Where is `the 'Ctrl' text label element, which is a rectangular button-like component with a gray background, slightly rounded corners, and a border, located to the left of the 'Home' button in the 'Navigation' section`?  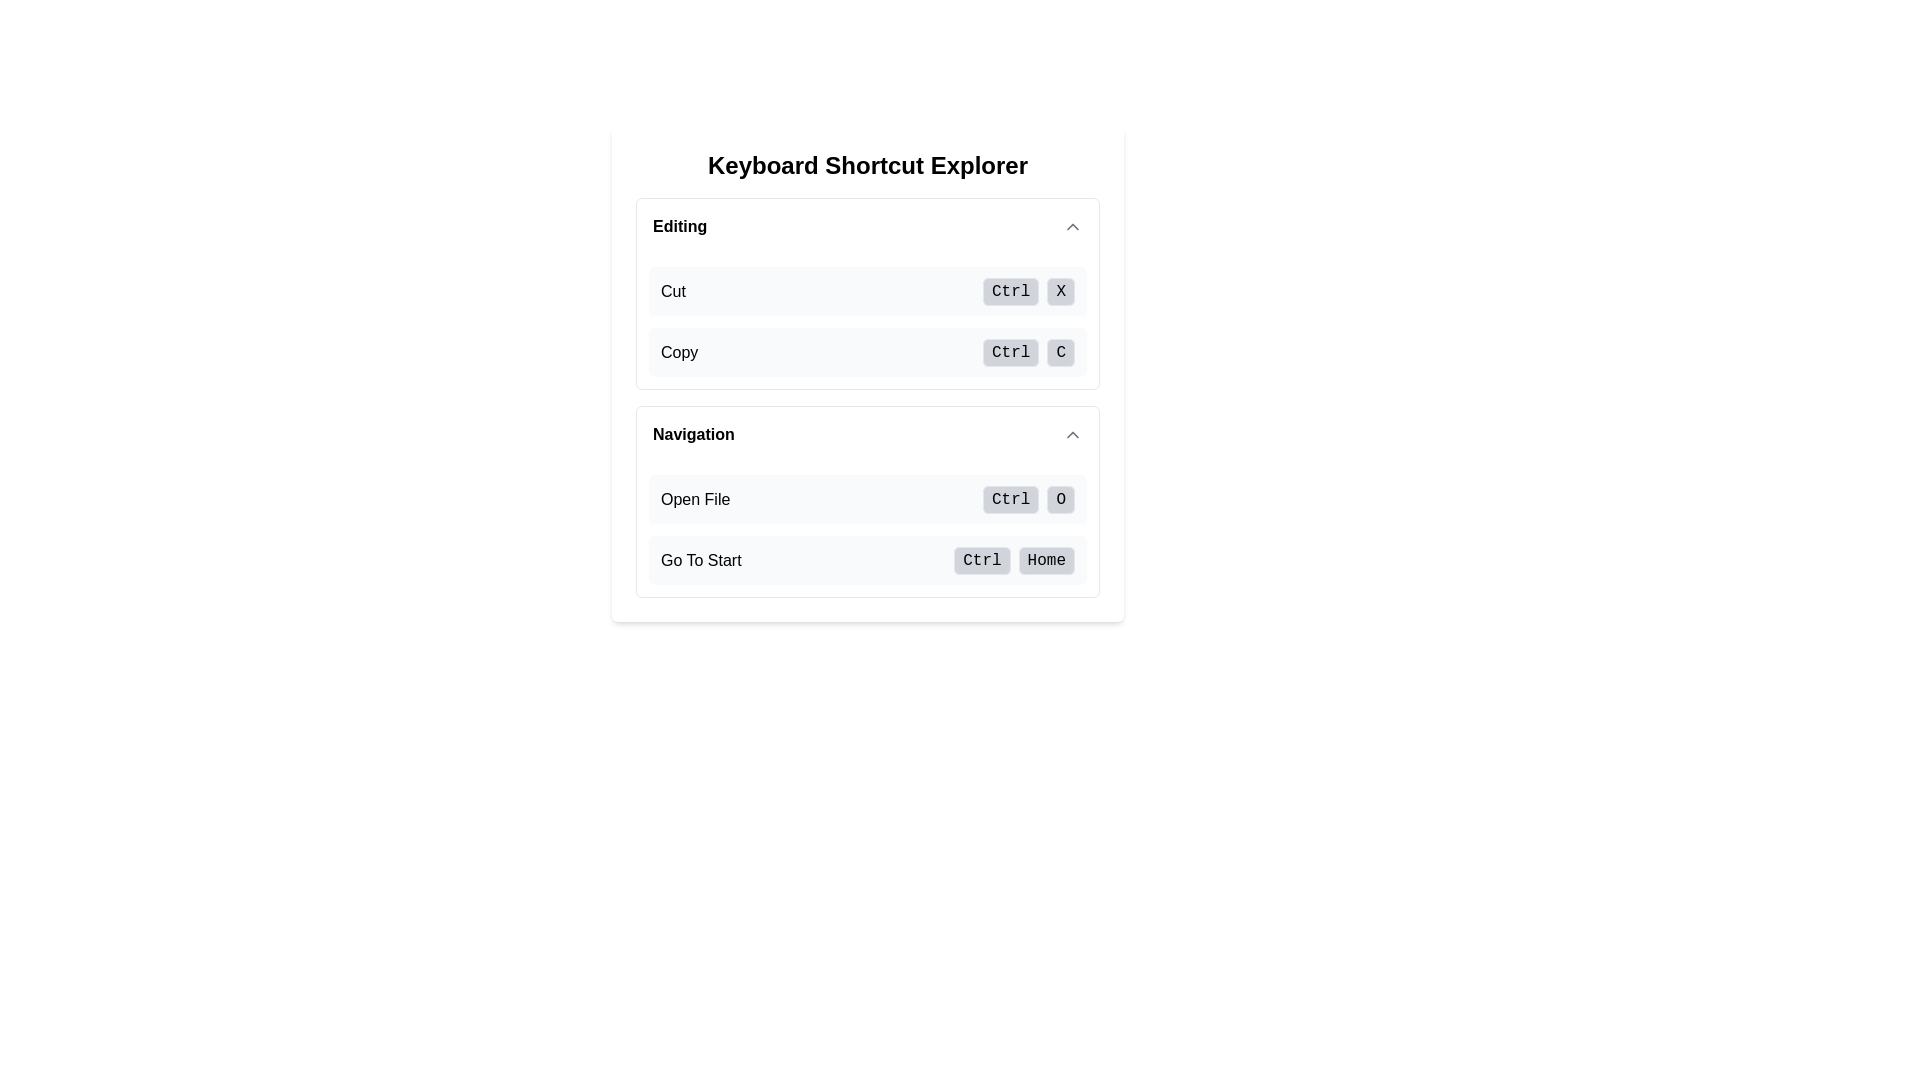 the 'Ctrl' text label element, which is a rectangular button-like component with a gray background, slightly rounded corners, and a border, located to the left of the 'Home' button in the 'Navigation' section is located at coordinates (982, 560).